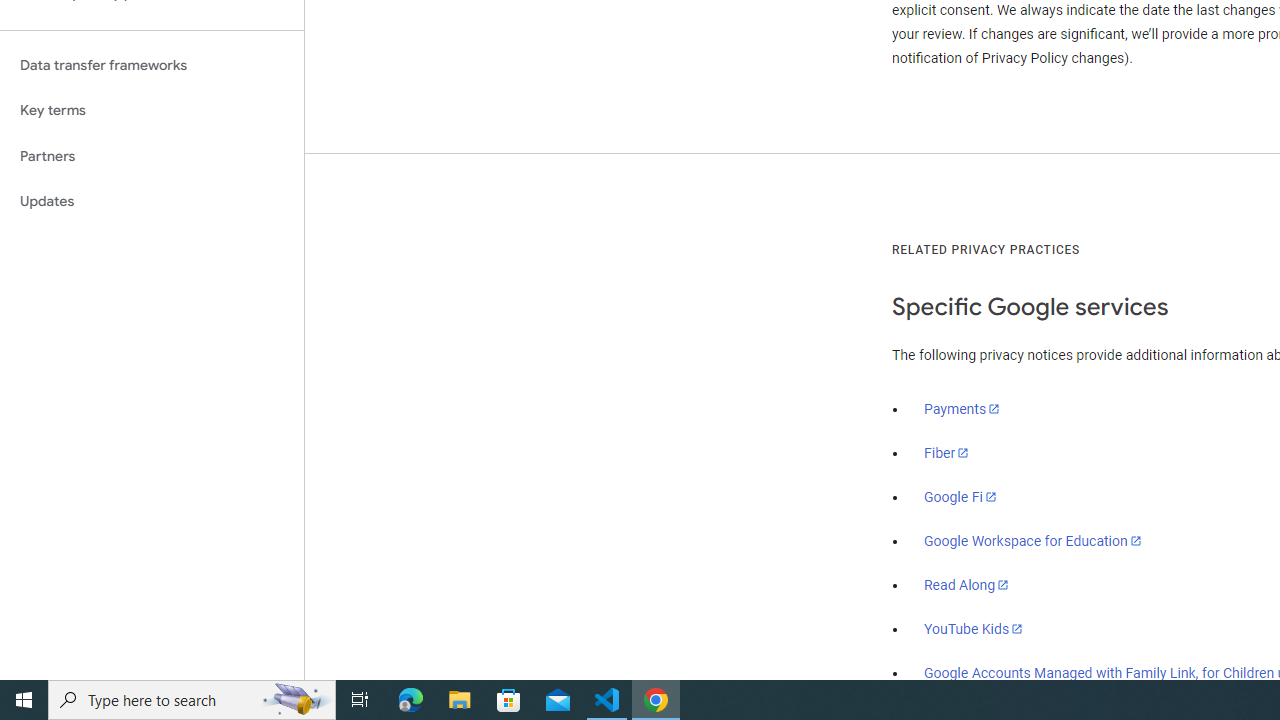  I want to click on 'Fiber', so click(946, 453).